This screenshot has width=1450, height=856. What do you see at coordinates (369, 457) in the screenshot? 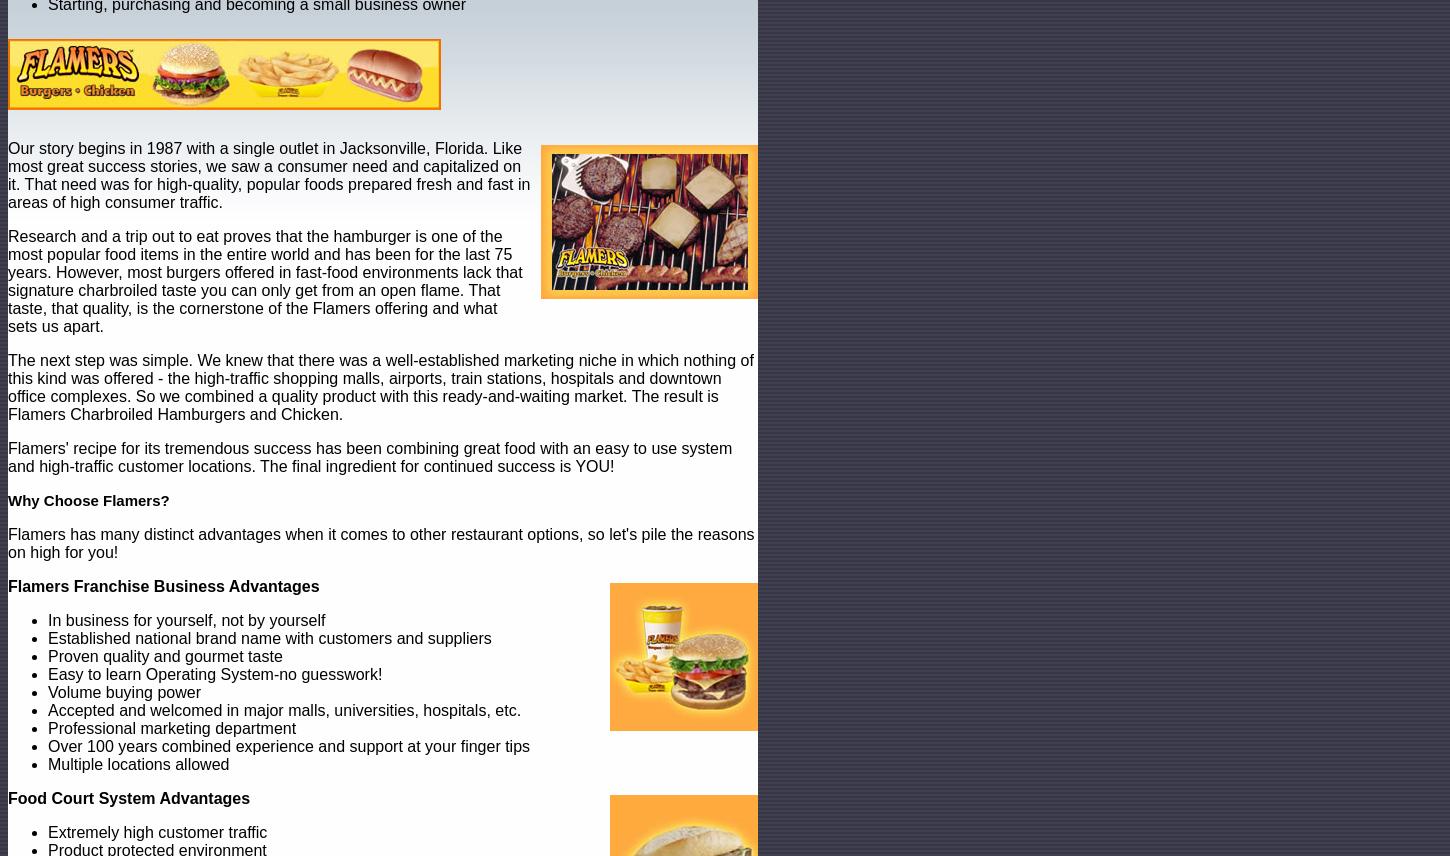
I see `'Flamers' recipe for its tremendous success has been combining great food with an easy to use system and high-traffic customer locations. The final ingredient for continued success is YOU!'` at bounding box center [369, 457].